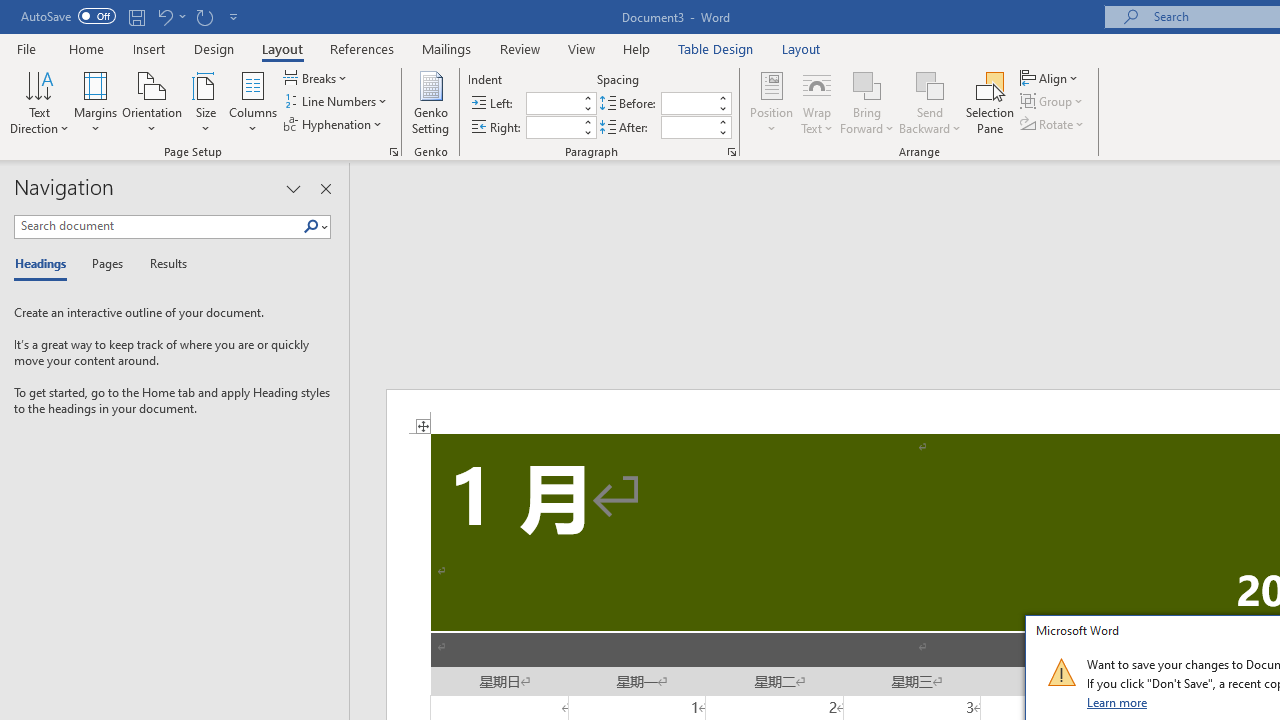 This screenshot has height=720, width=1280. Describe the element at coordinates (204, 16) in the screenshot. I see `'Repeat Insert Row Below'` at that location.